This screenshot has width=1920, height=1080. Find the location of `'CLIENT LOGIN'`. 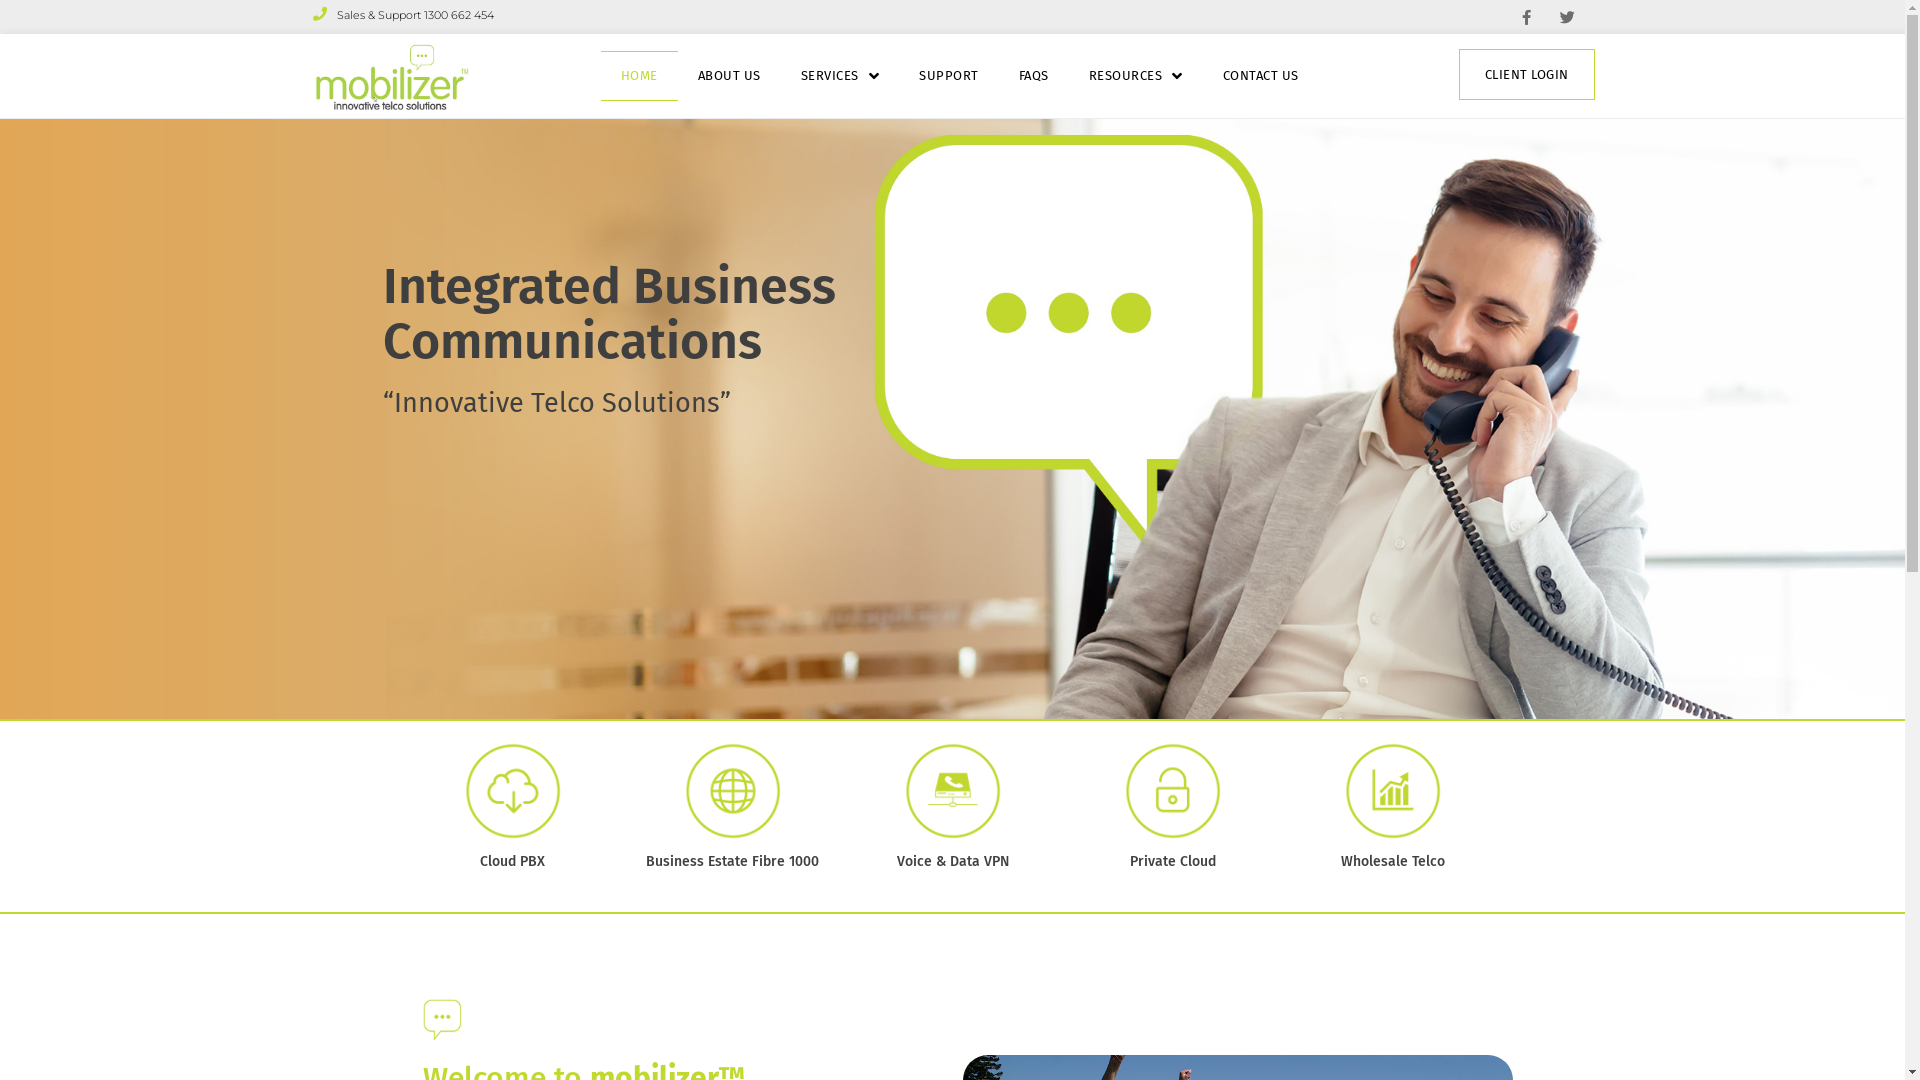

'CLIENT LOGIN' is located at coordinates (1459, 73).